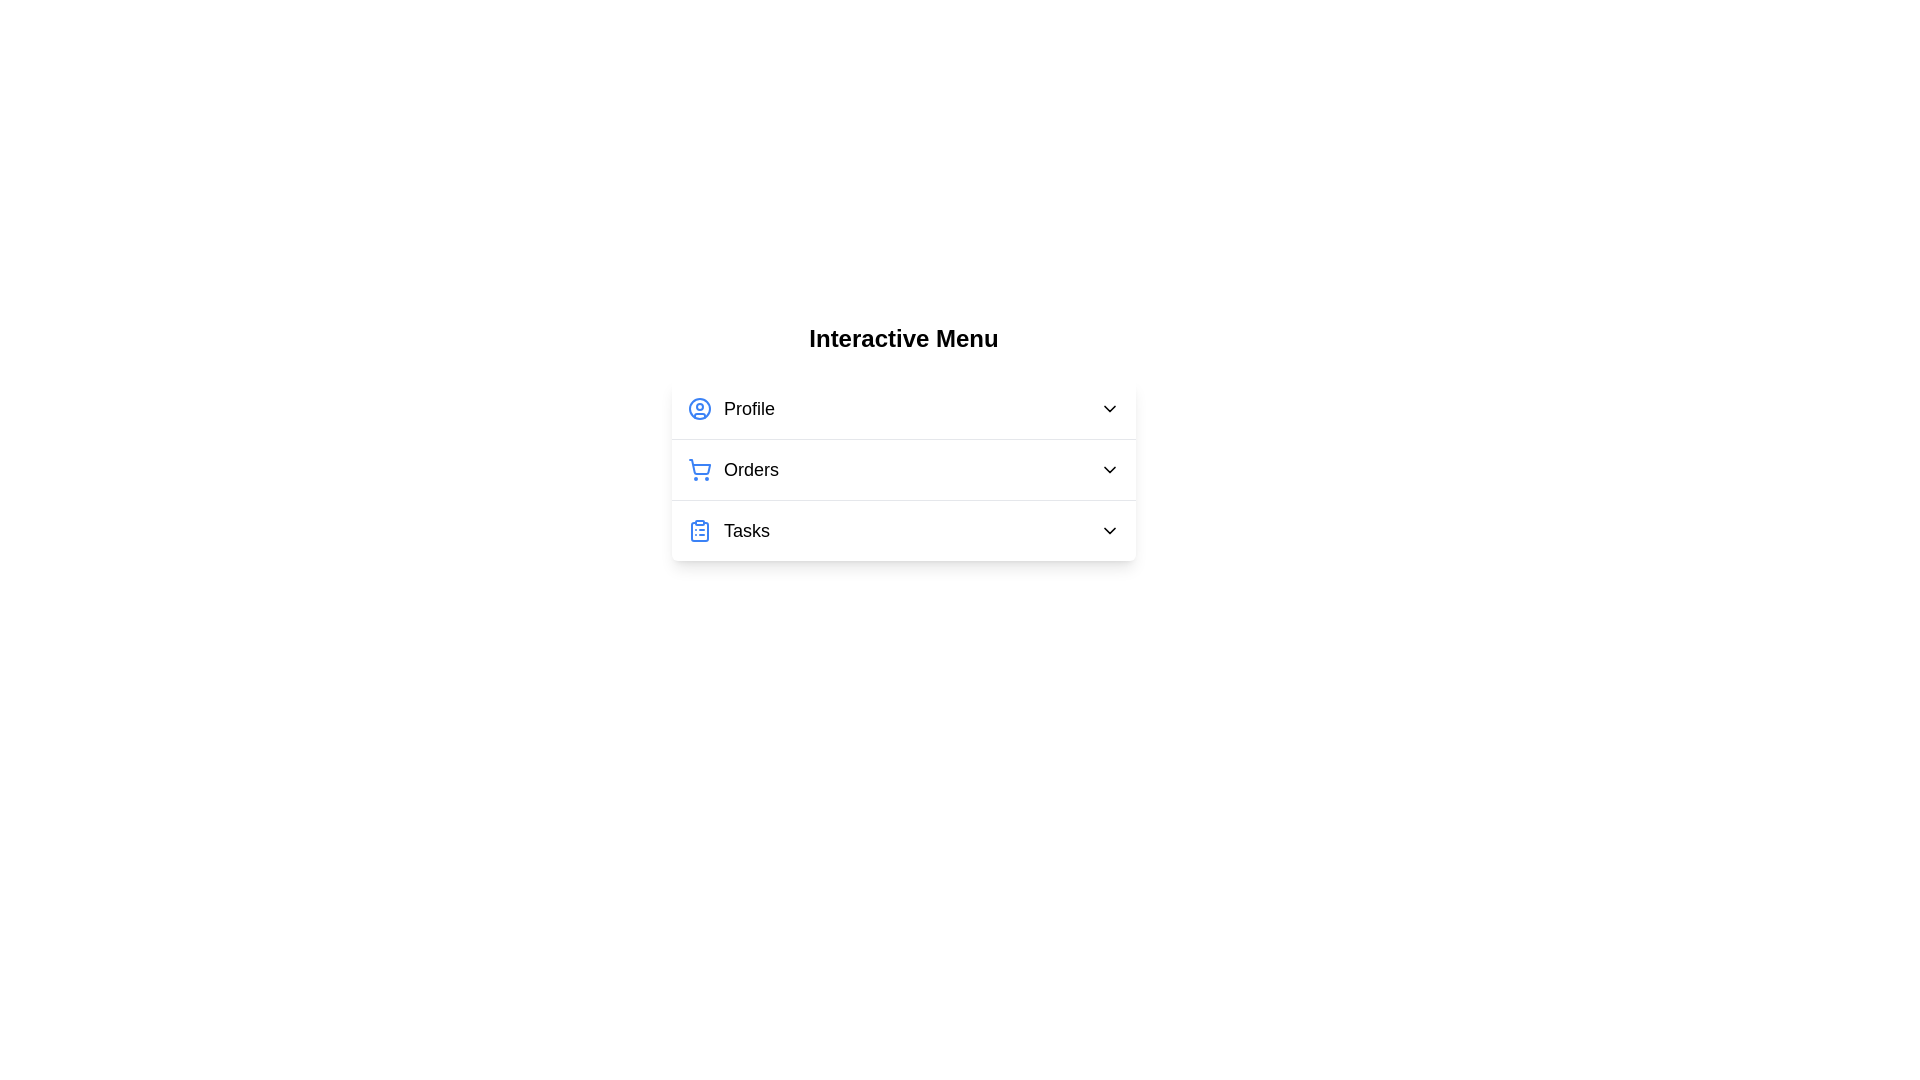 Image resolution: width=1920 pixels, height=1080 pixels. I want to click on the downward-pointing chevron icon next to the 'Orders' text, so click(1108, 470).